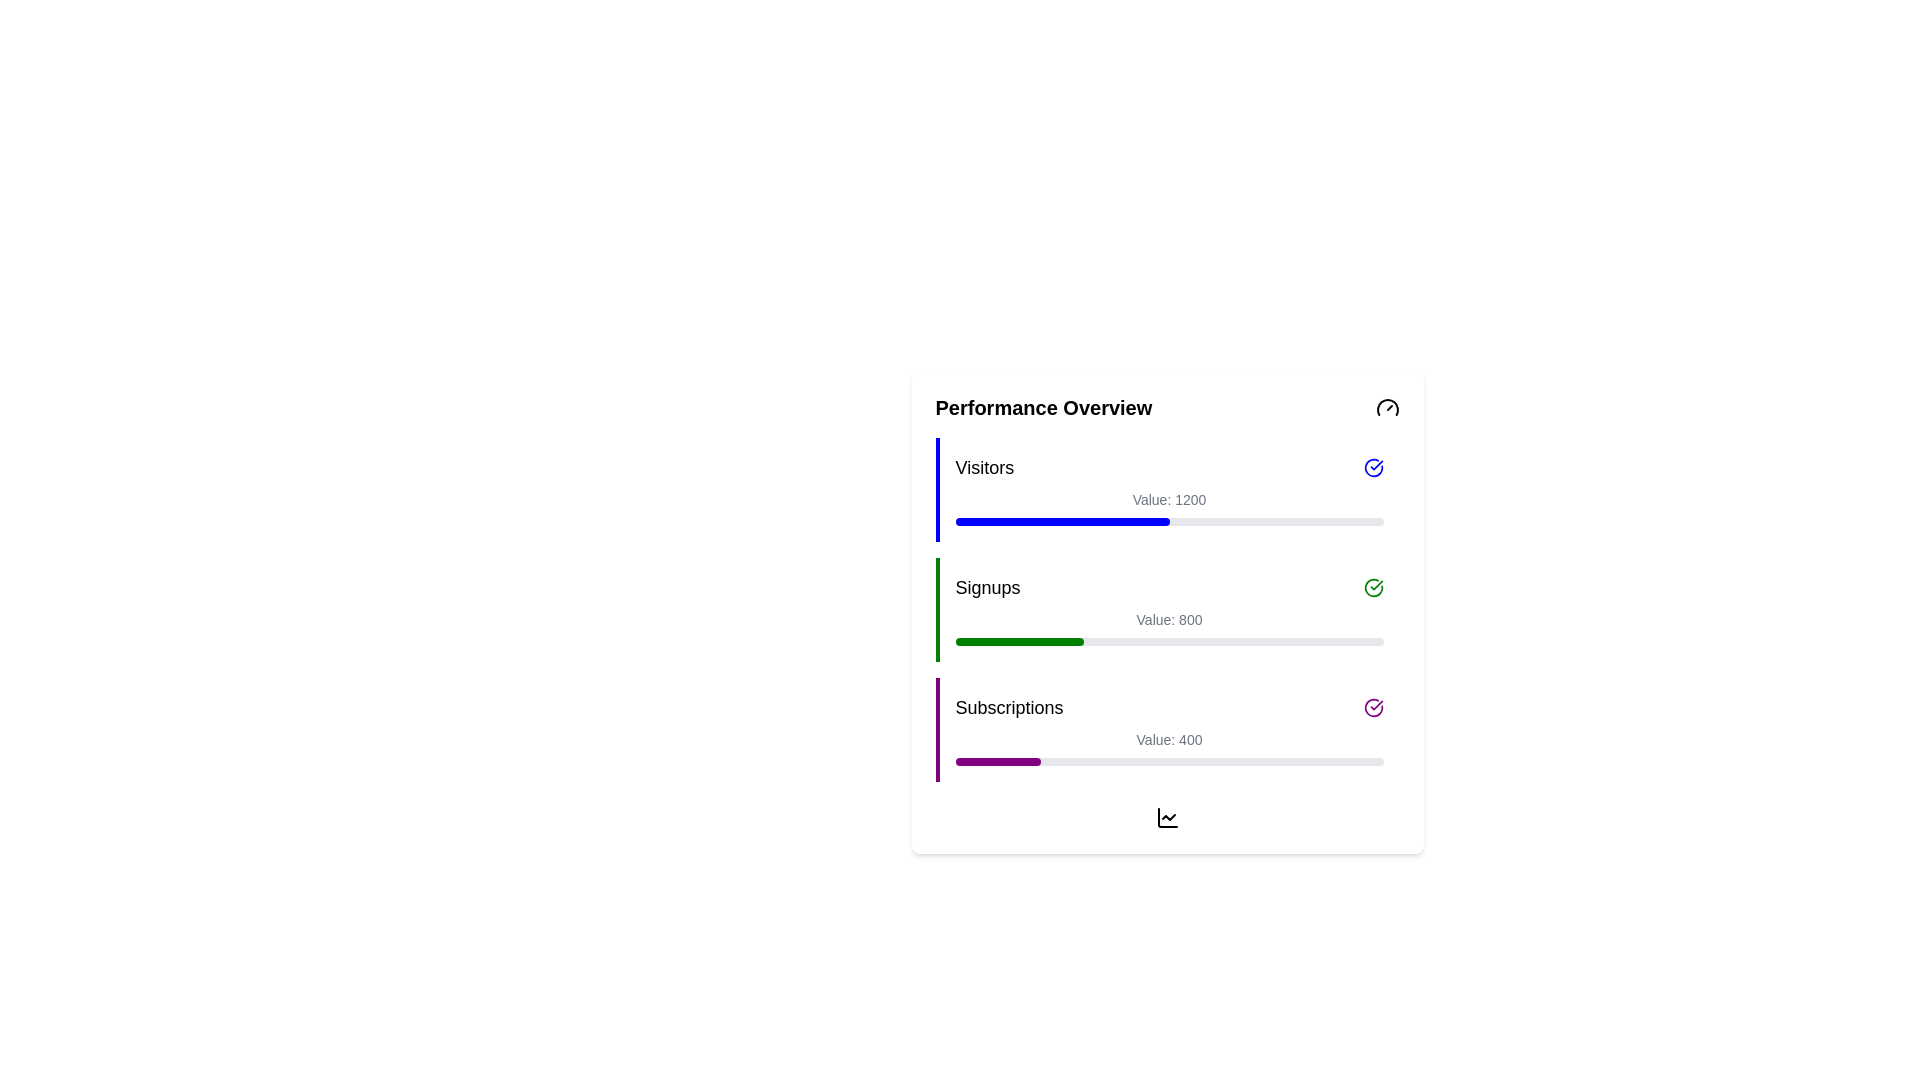  I want to click on the circular green check icon indicating a completed status in the 'Signups' section of the 'Performance Overview' card, so click(1372, 586).